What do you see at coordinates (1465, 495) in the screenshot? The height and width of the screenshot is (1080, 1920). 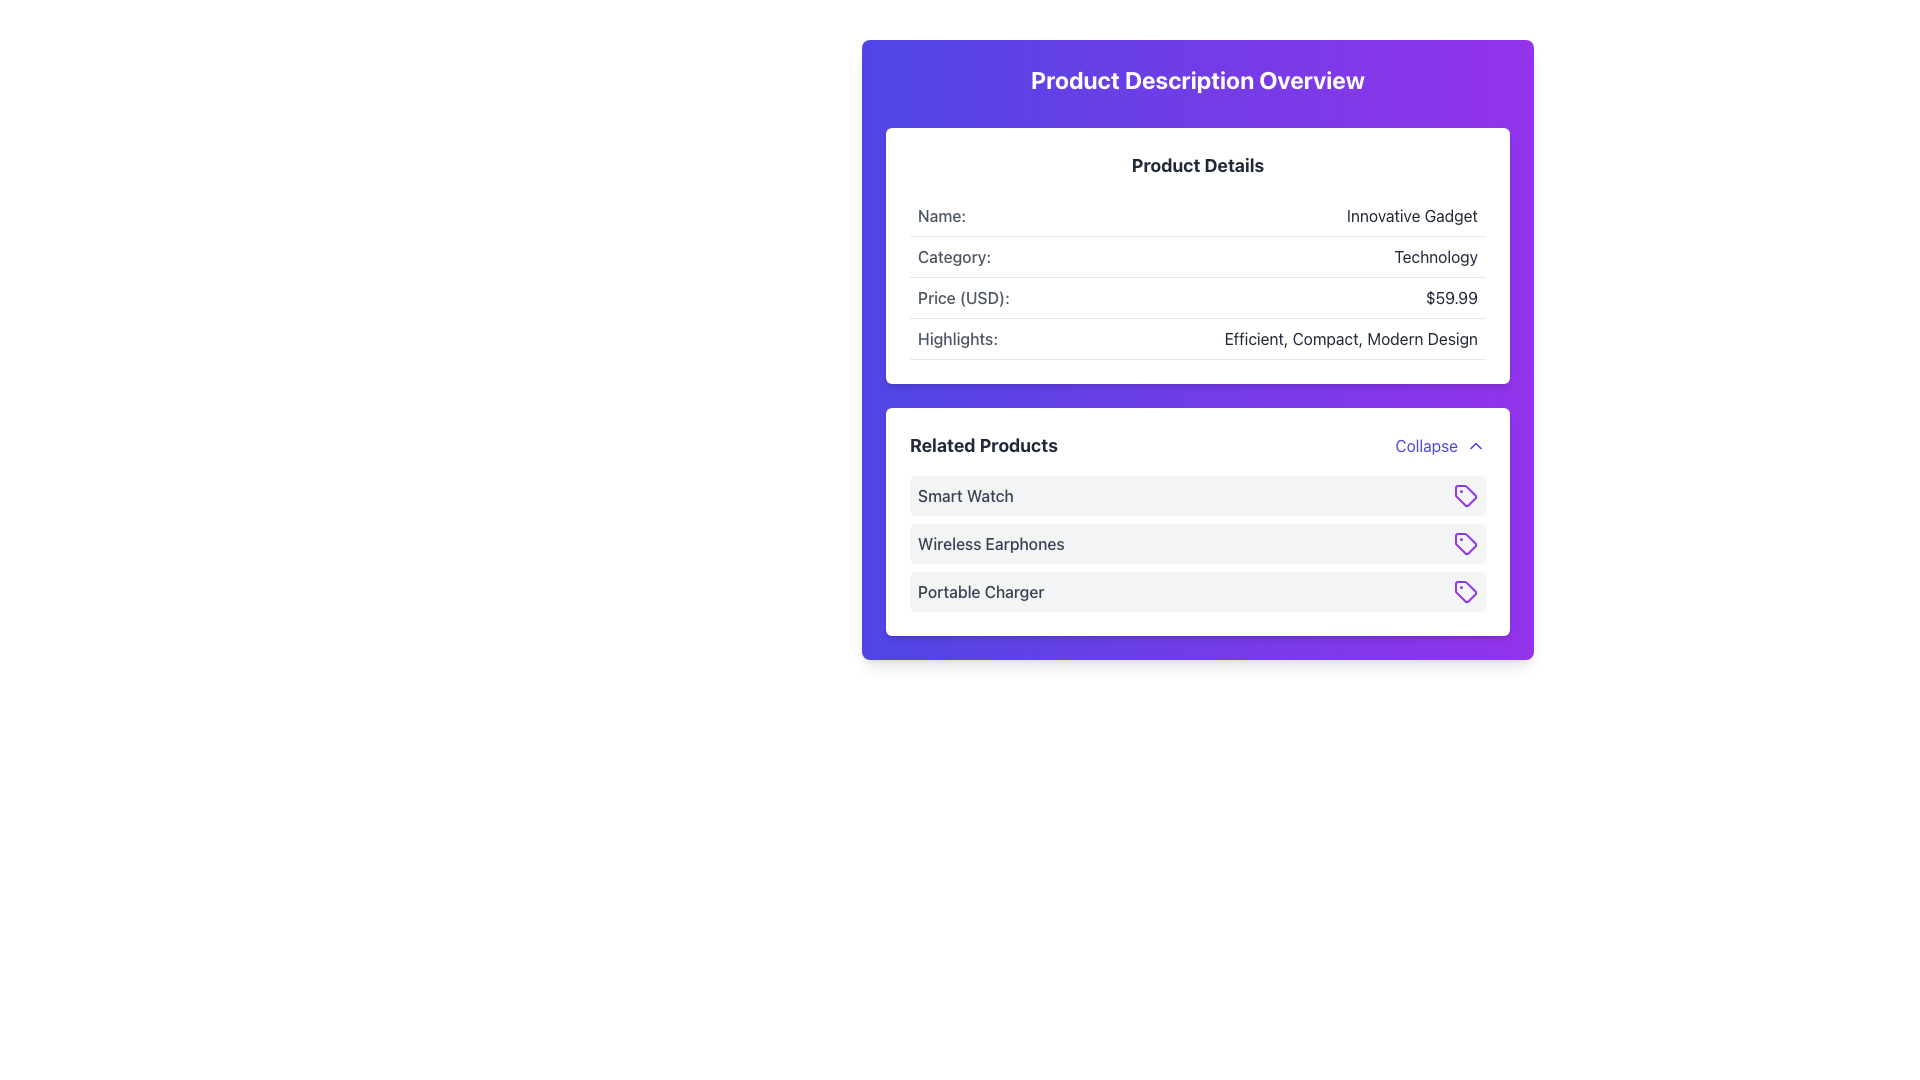 I see `the stylized purple tag icon located next to the 'Portable Charger' in the 'Related Products' section` at bounding box center [1465, 495].